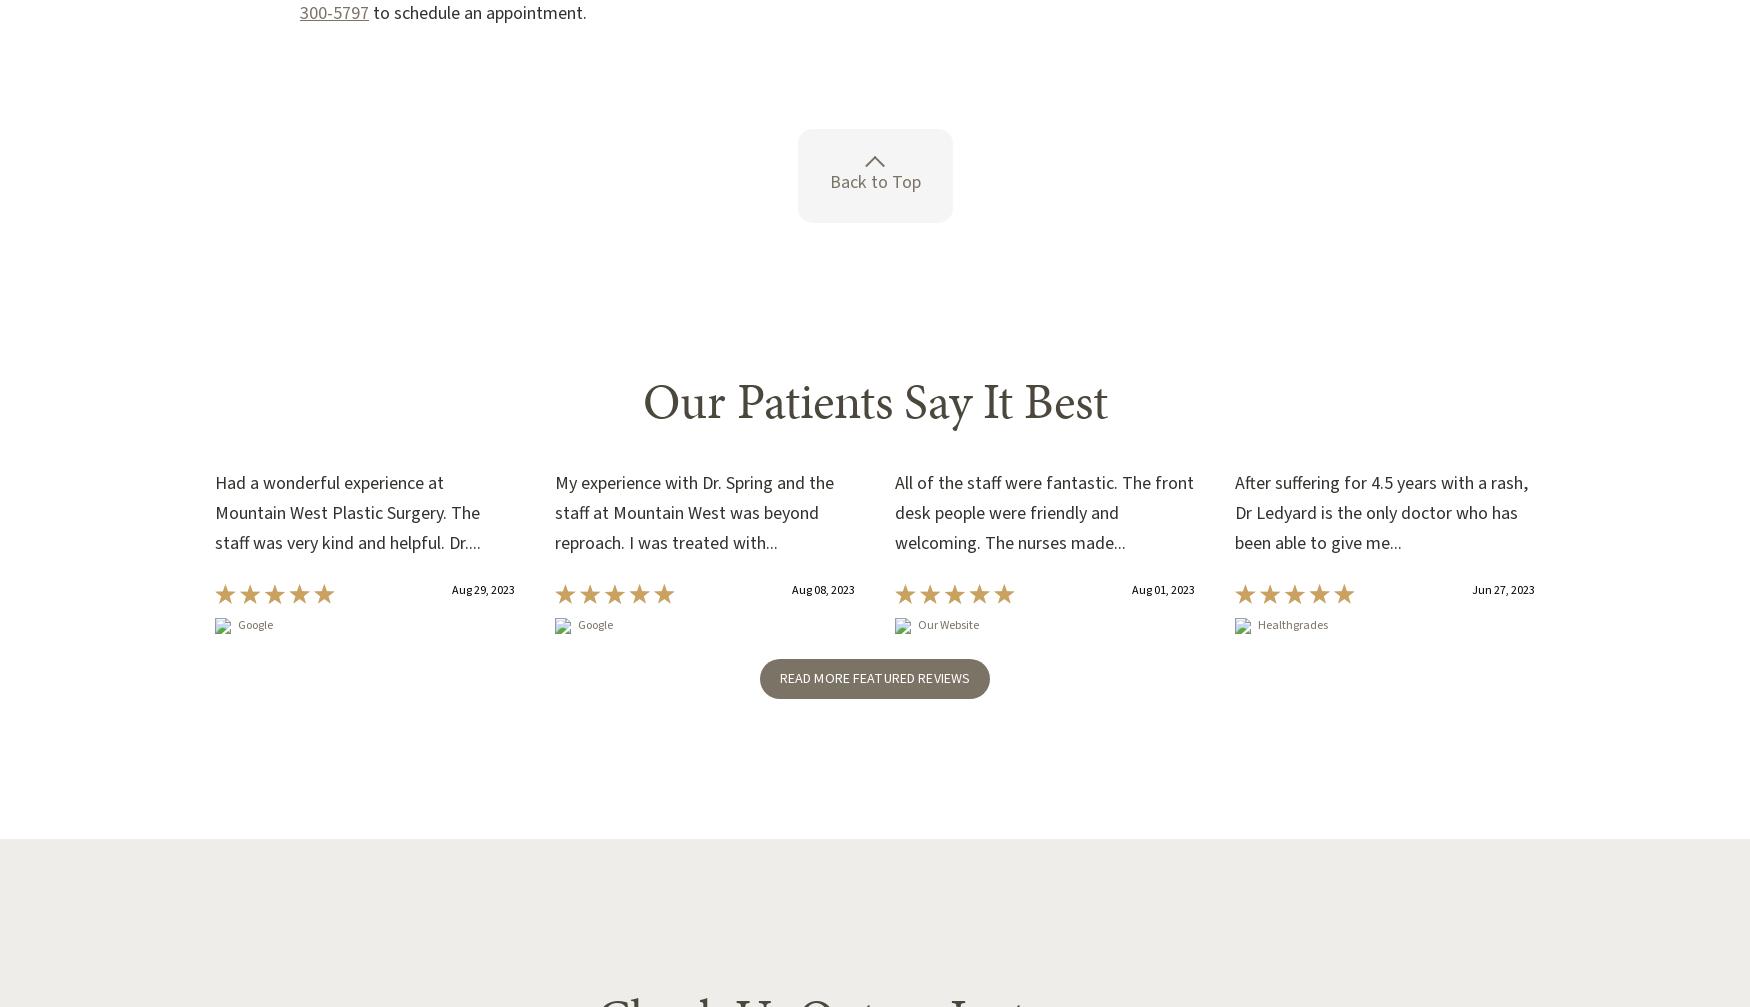  Describe the element at coordinates (1162, 588) in the screenshot. I see `'Aug 01, 2023'` at that location.